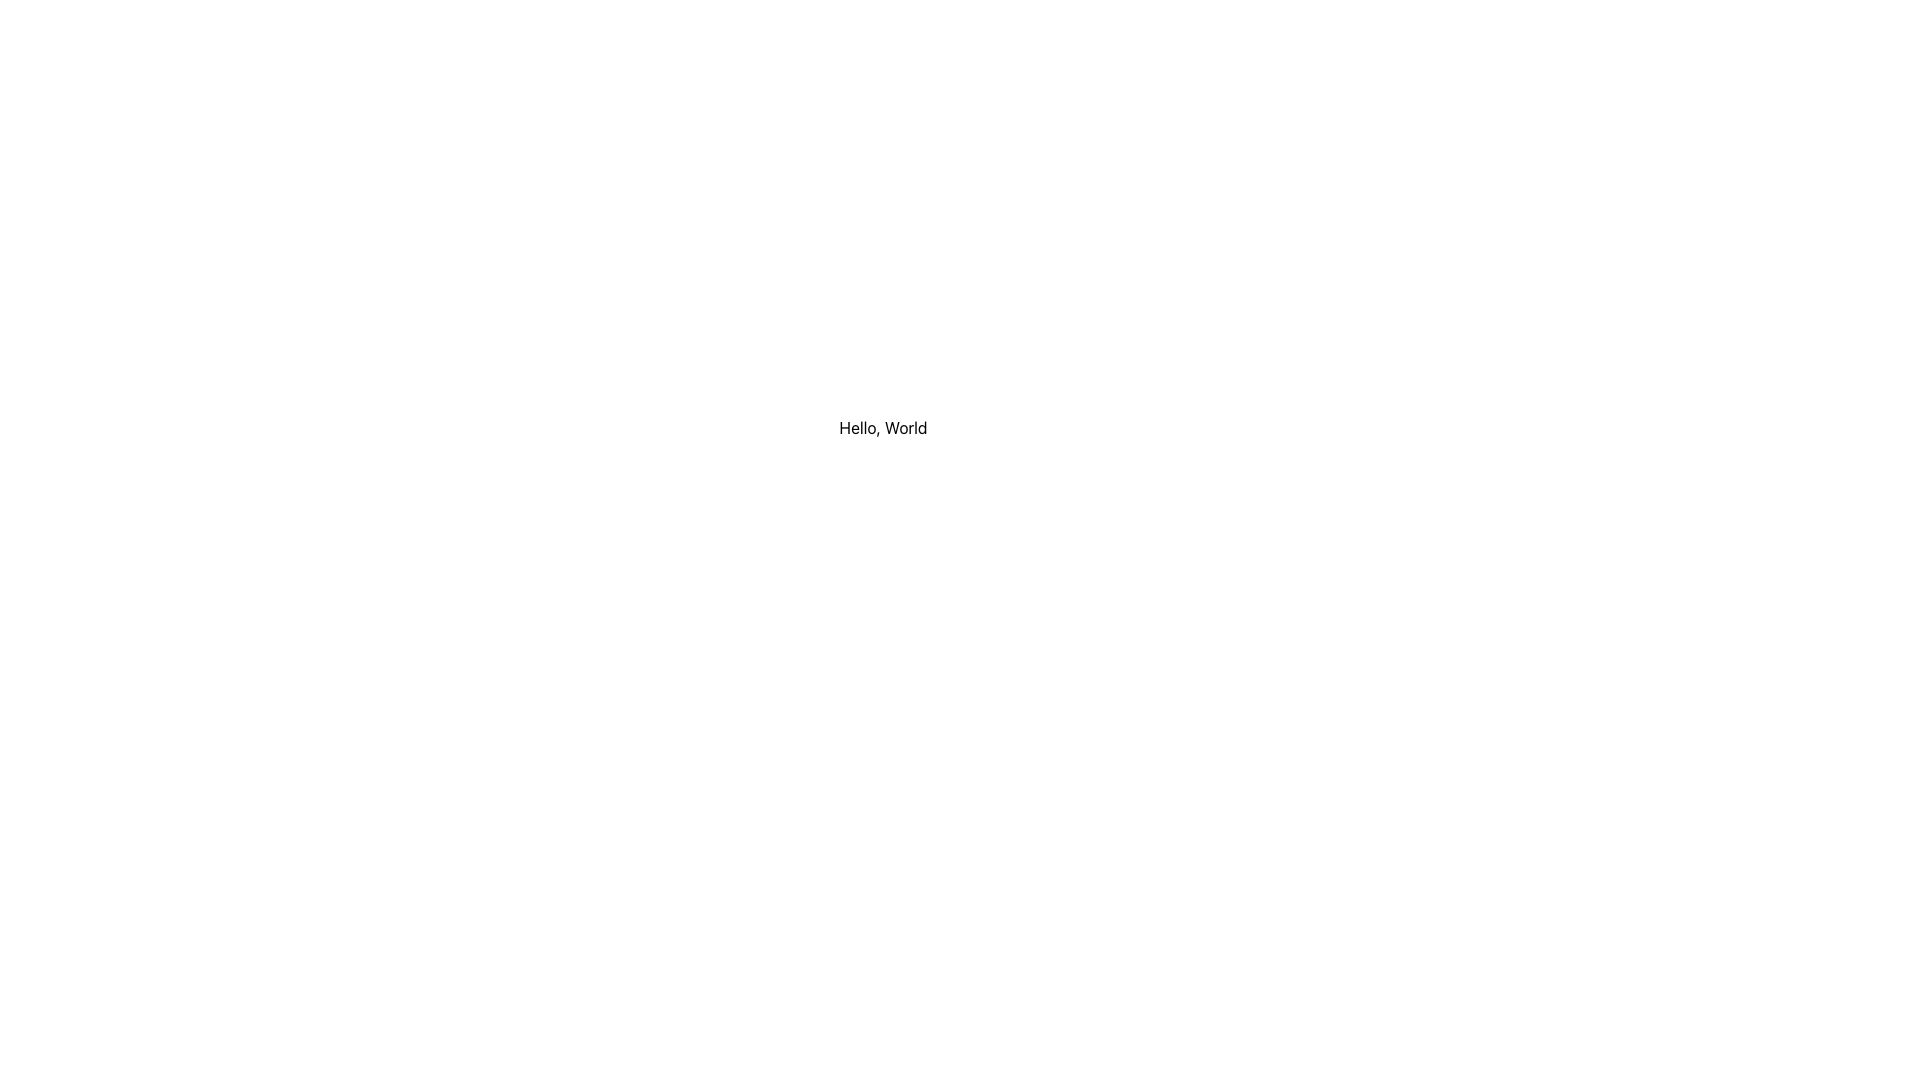 The height and width of the screenshot is (1080, 1920). I want to click on the text element displaying 'Hello, World' in black font, which is centered horizontally within a white background, so click(882, 427).